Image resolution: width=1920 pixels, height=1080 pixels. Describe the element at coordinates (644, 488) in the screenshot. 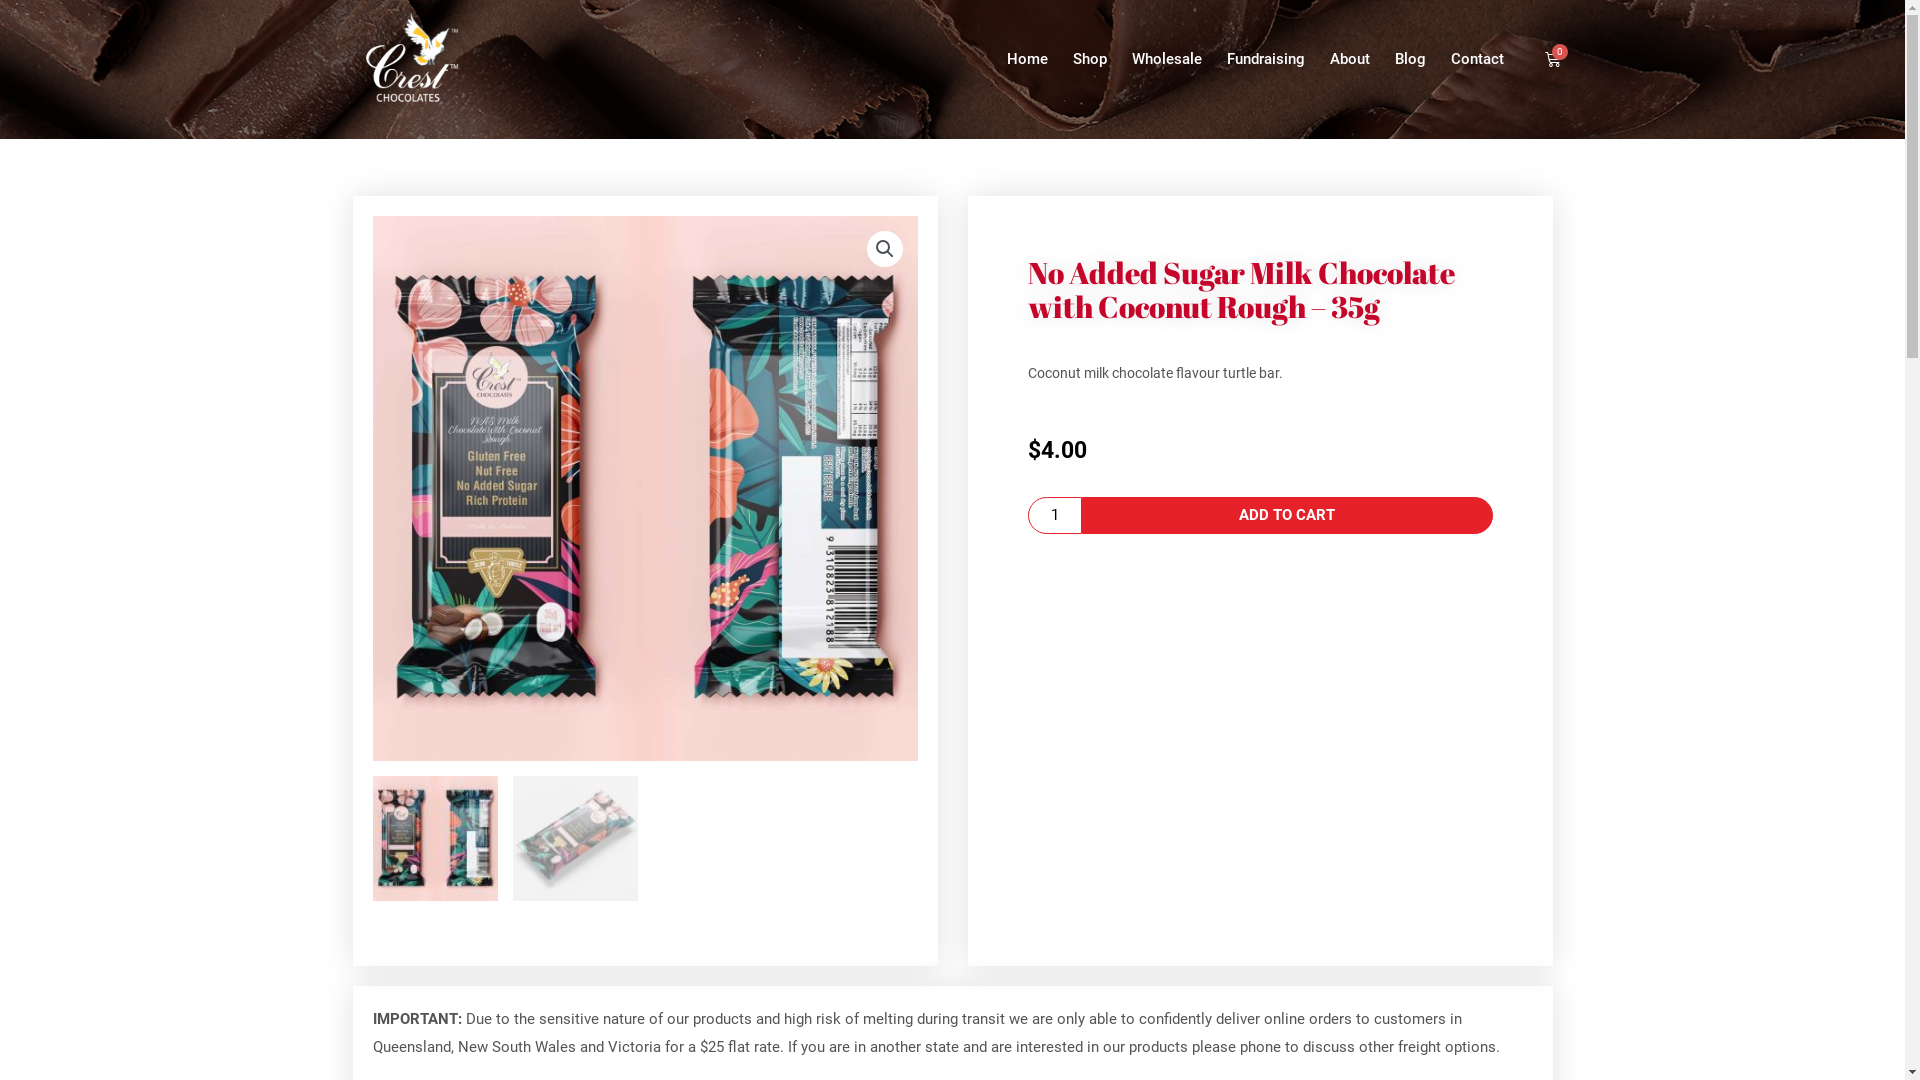

I see `'NAS-Milk-Chocolate-Coconut2'` at that location.